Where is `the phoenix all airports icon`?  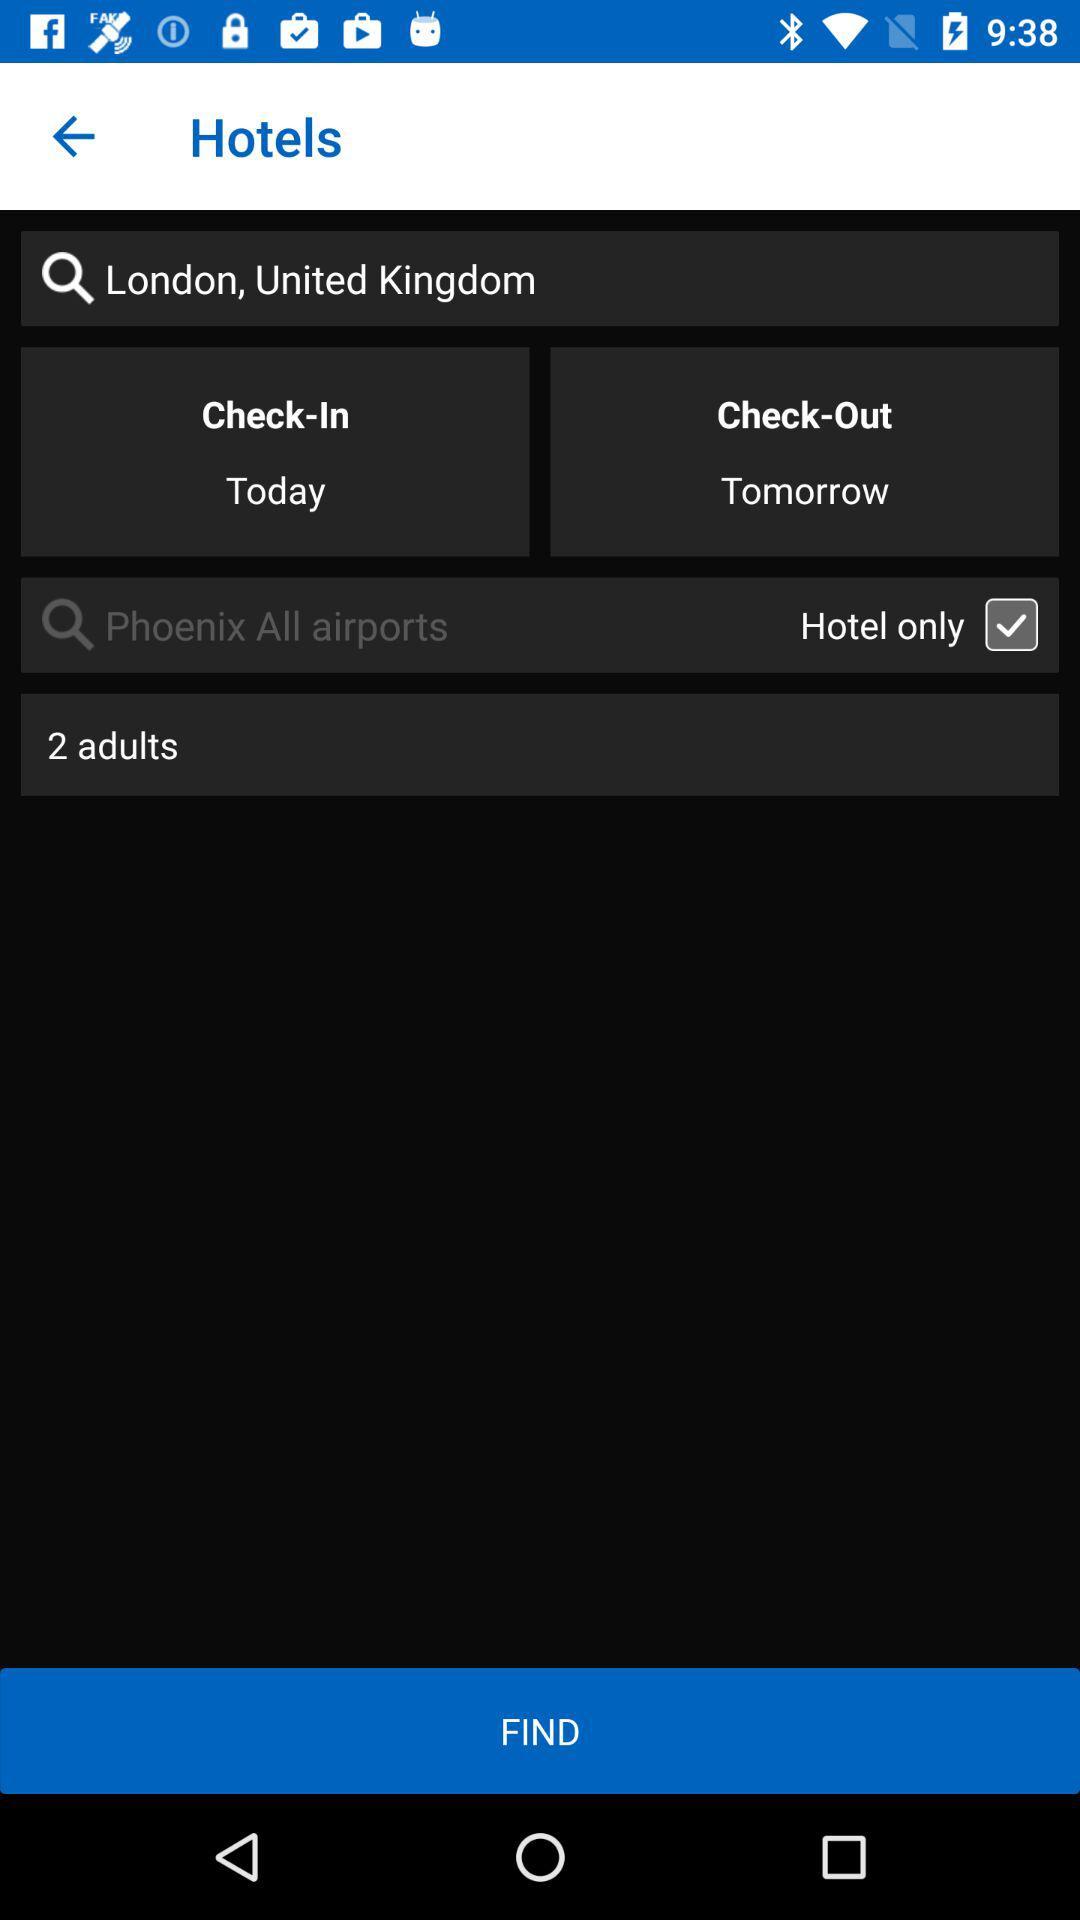 the phoenix all airports icon is located at coordinates (409, 624).